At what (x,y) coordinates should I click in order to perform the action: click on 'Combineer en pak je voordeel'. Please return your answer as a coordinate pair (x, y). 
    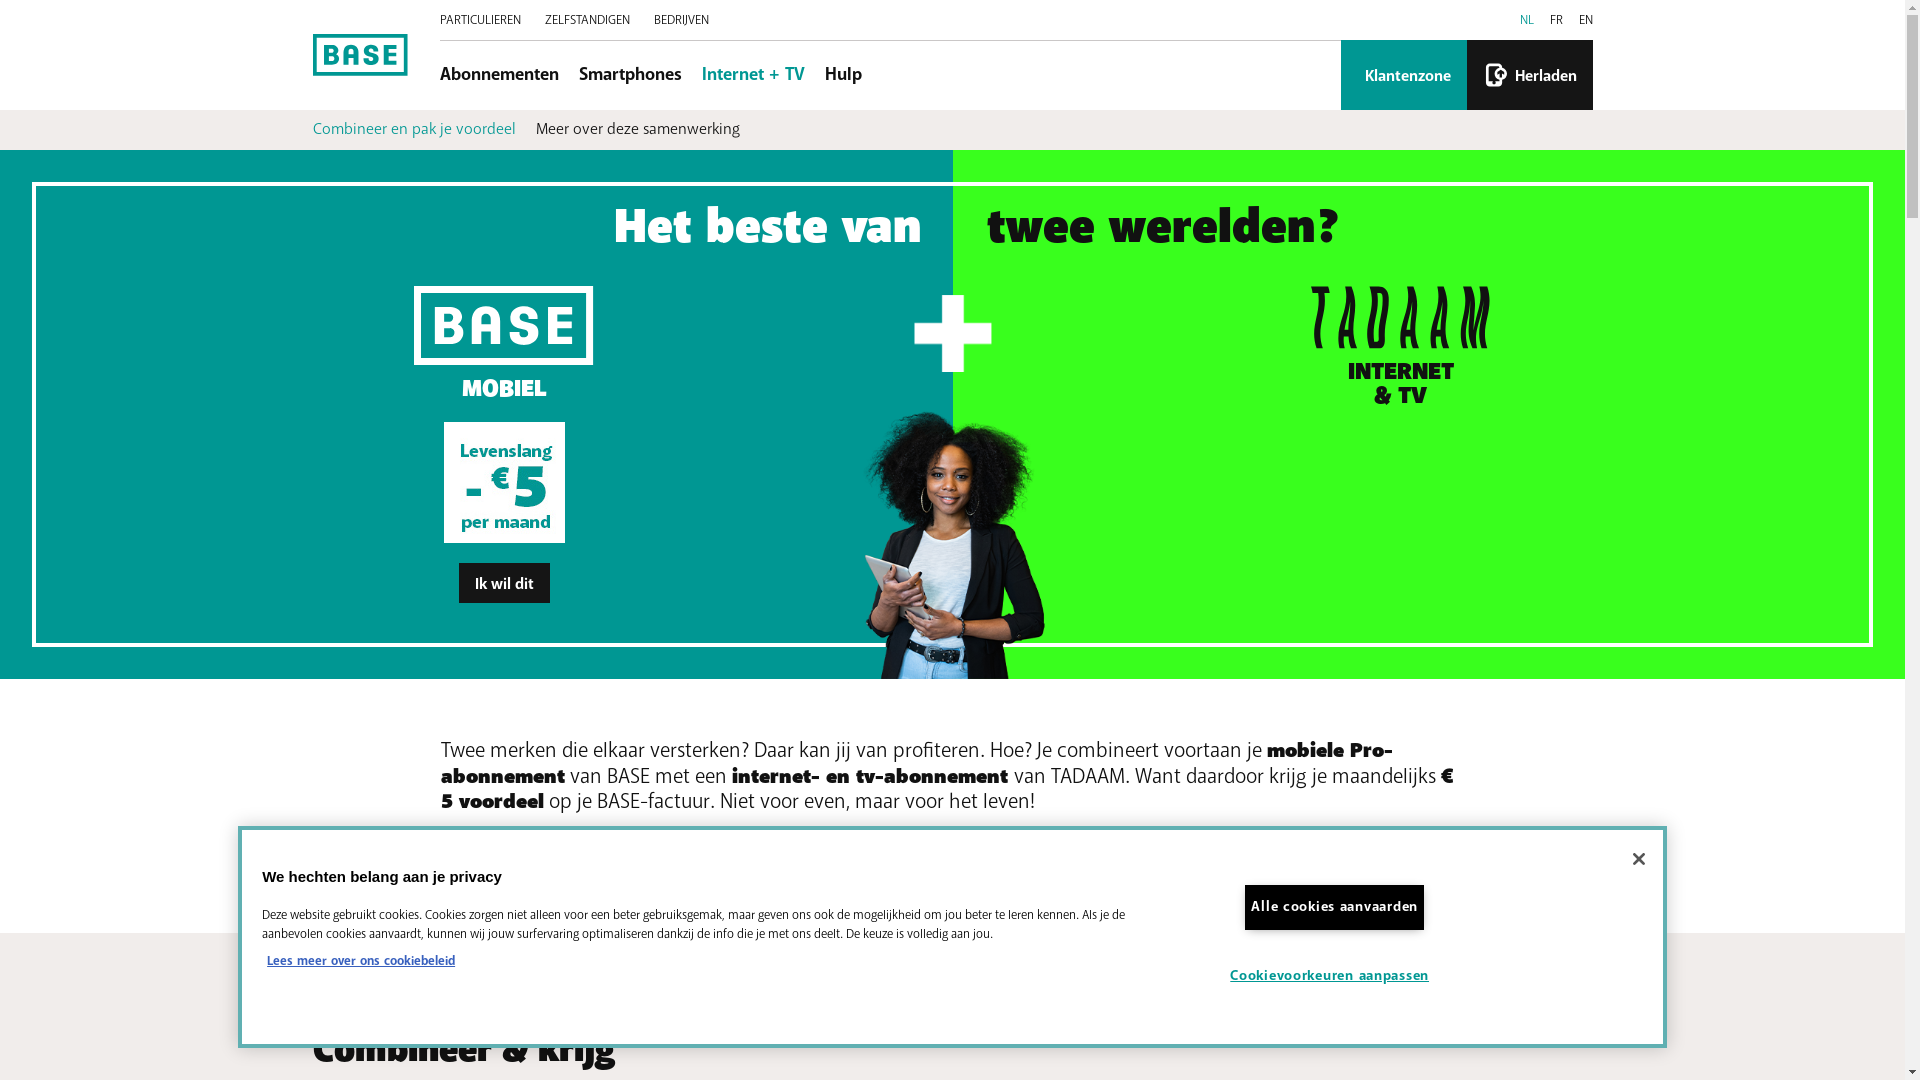
    Looking at the image, I should click on (311, 130).